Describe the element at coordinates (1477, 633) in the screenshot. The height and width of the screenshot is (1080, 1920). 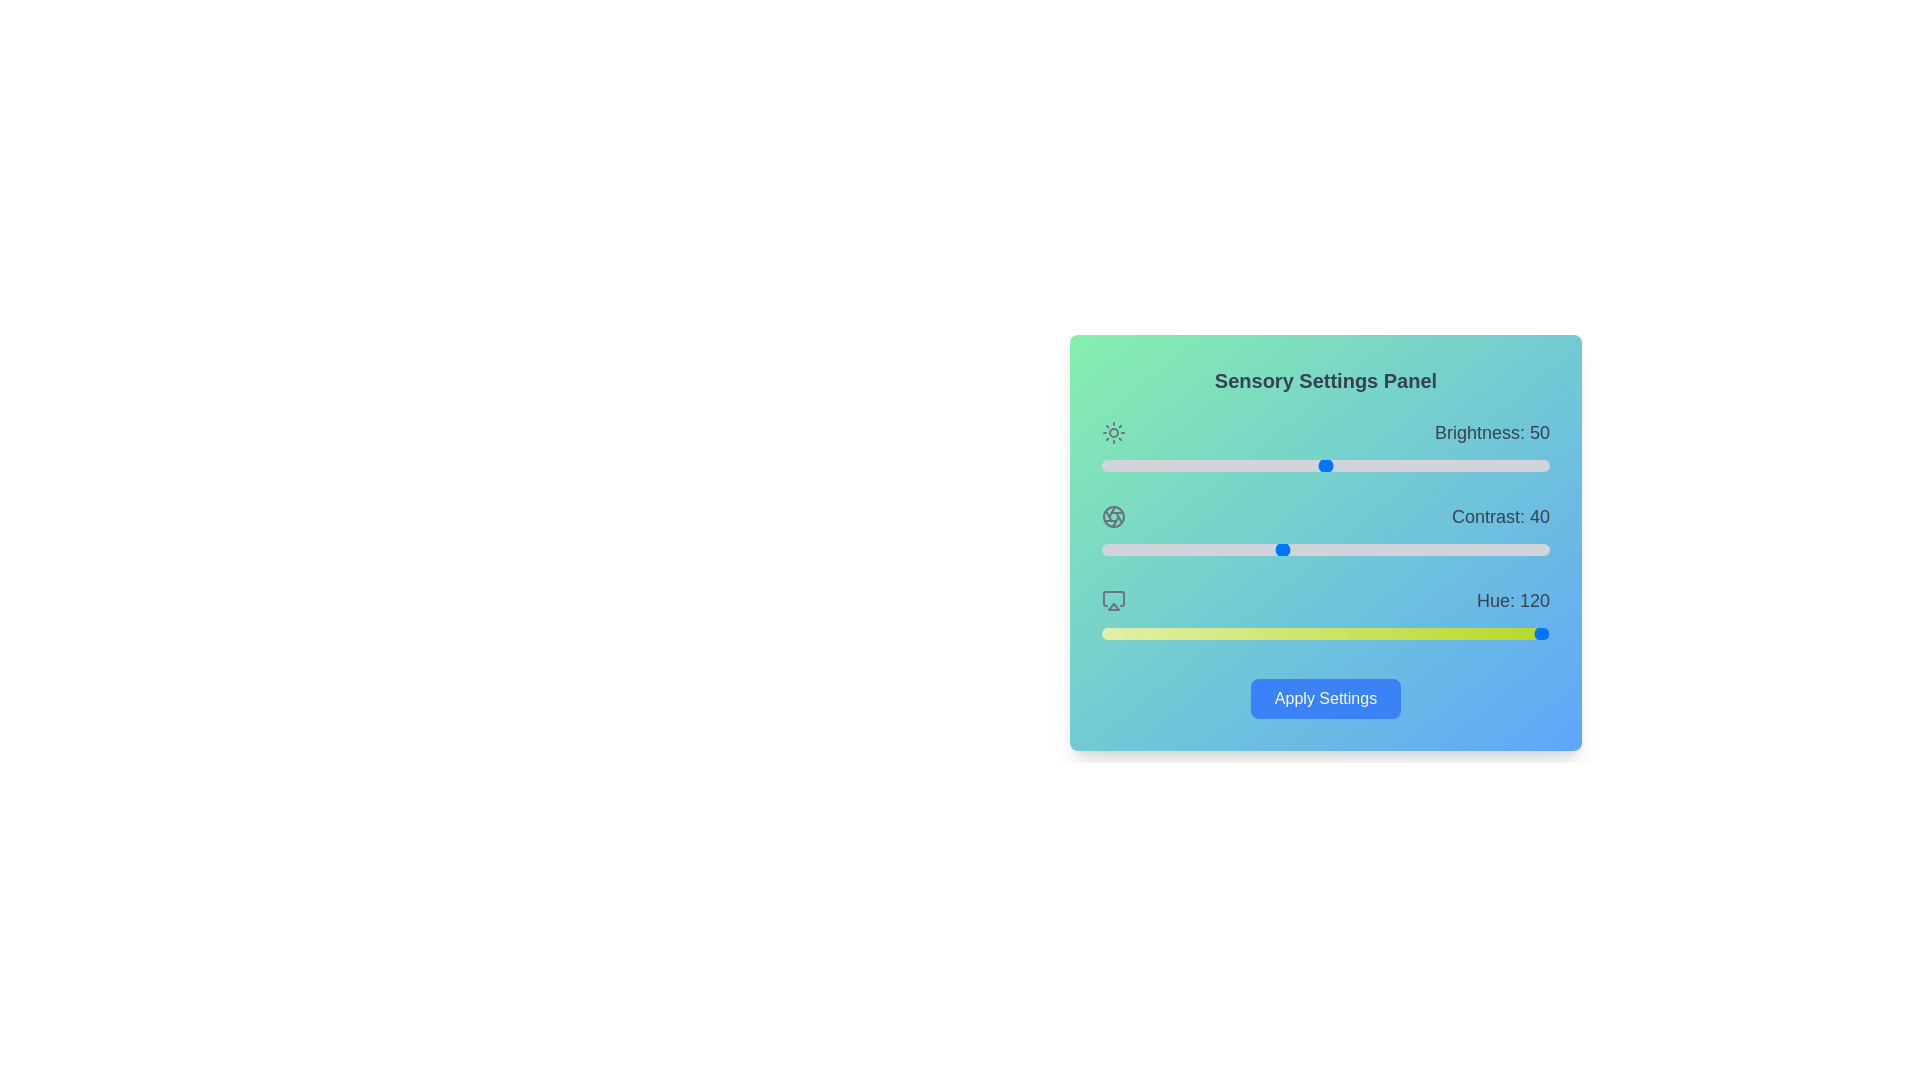
I see `the hue slider to 302` at that location.